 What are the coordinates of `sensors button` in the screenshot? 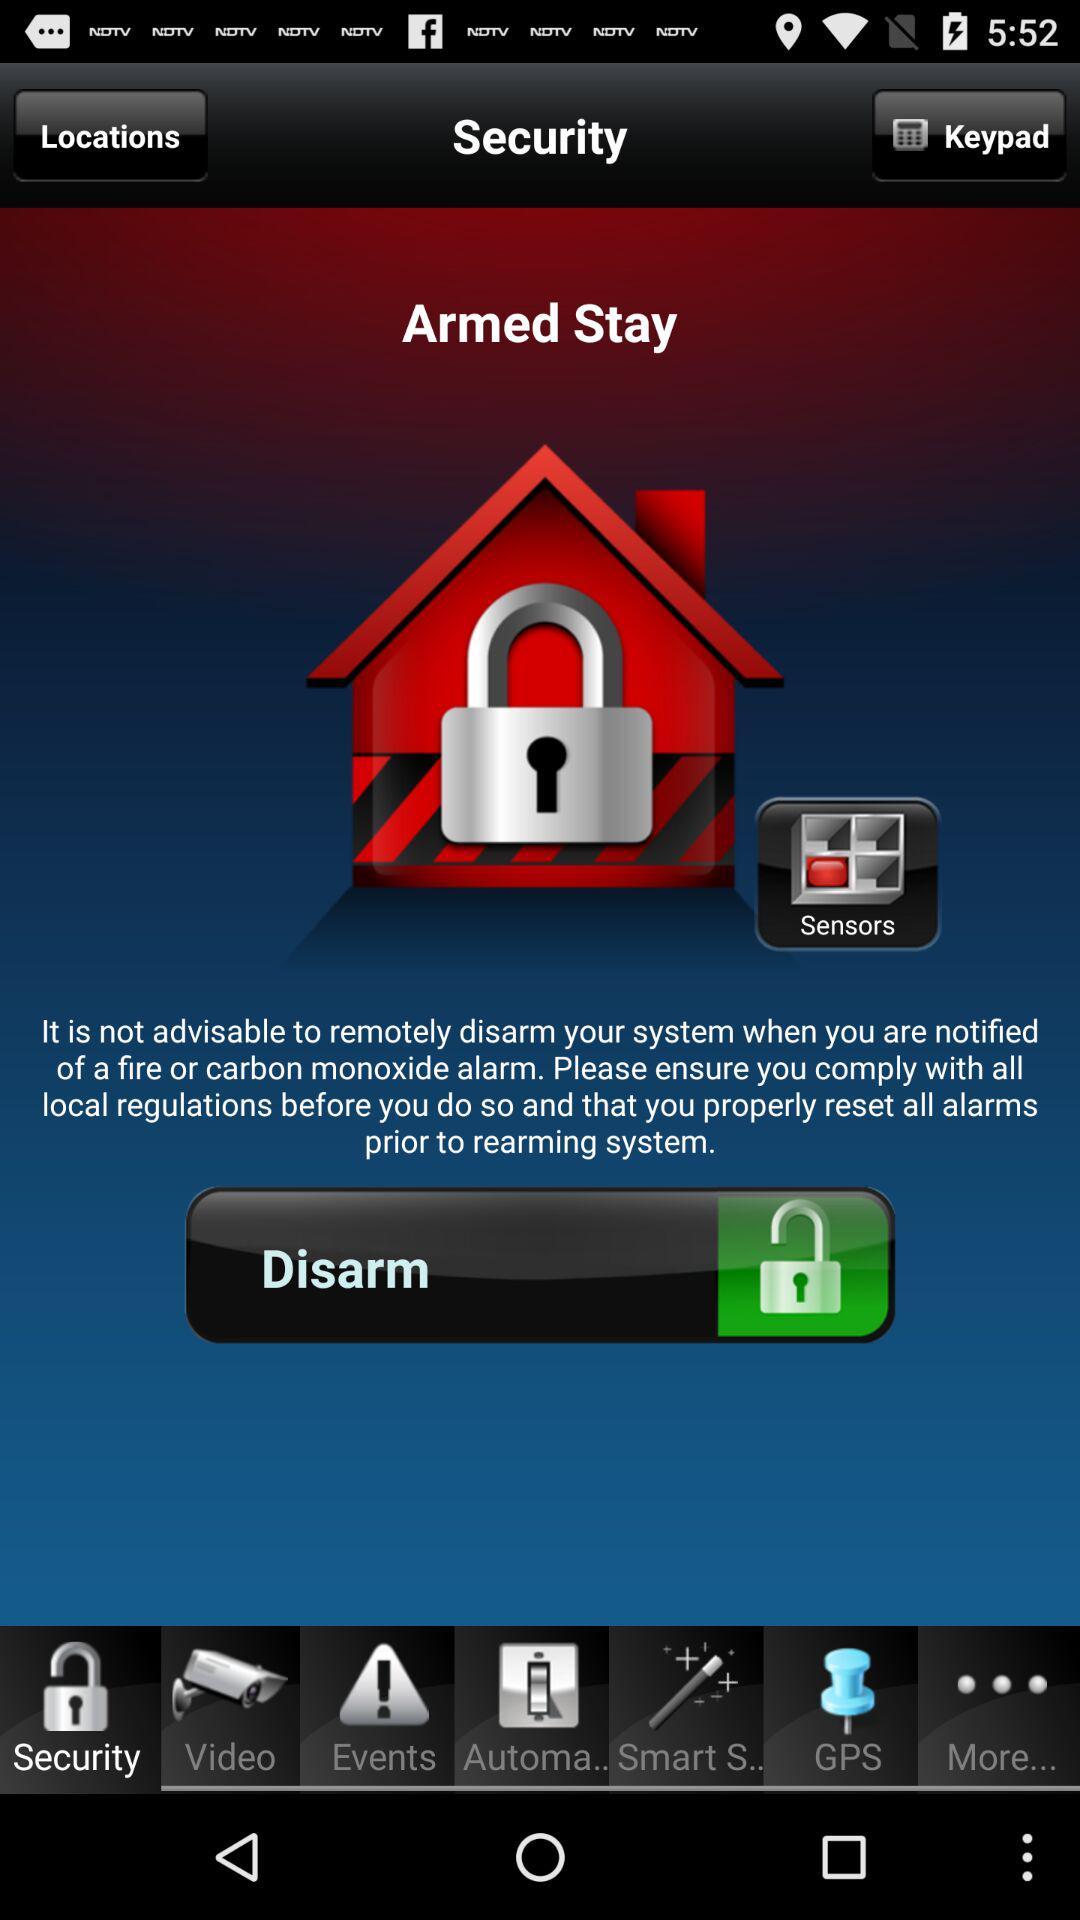 It's located at (847, 874).